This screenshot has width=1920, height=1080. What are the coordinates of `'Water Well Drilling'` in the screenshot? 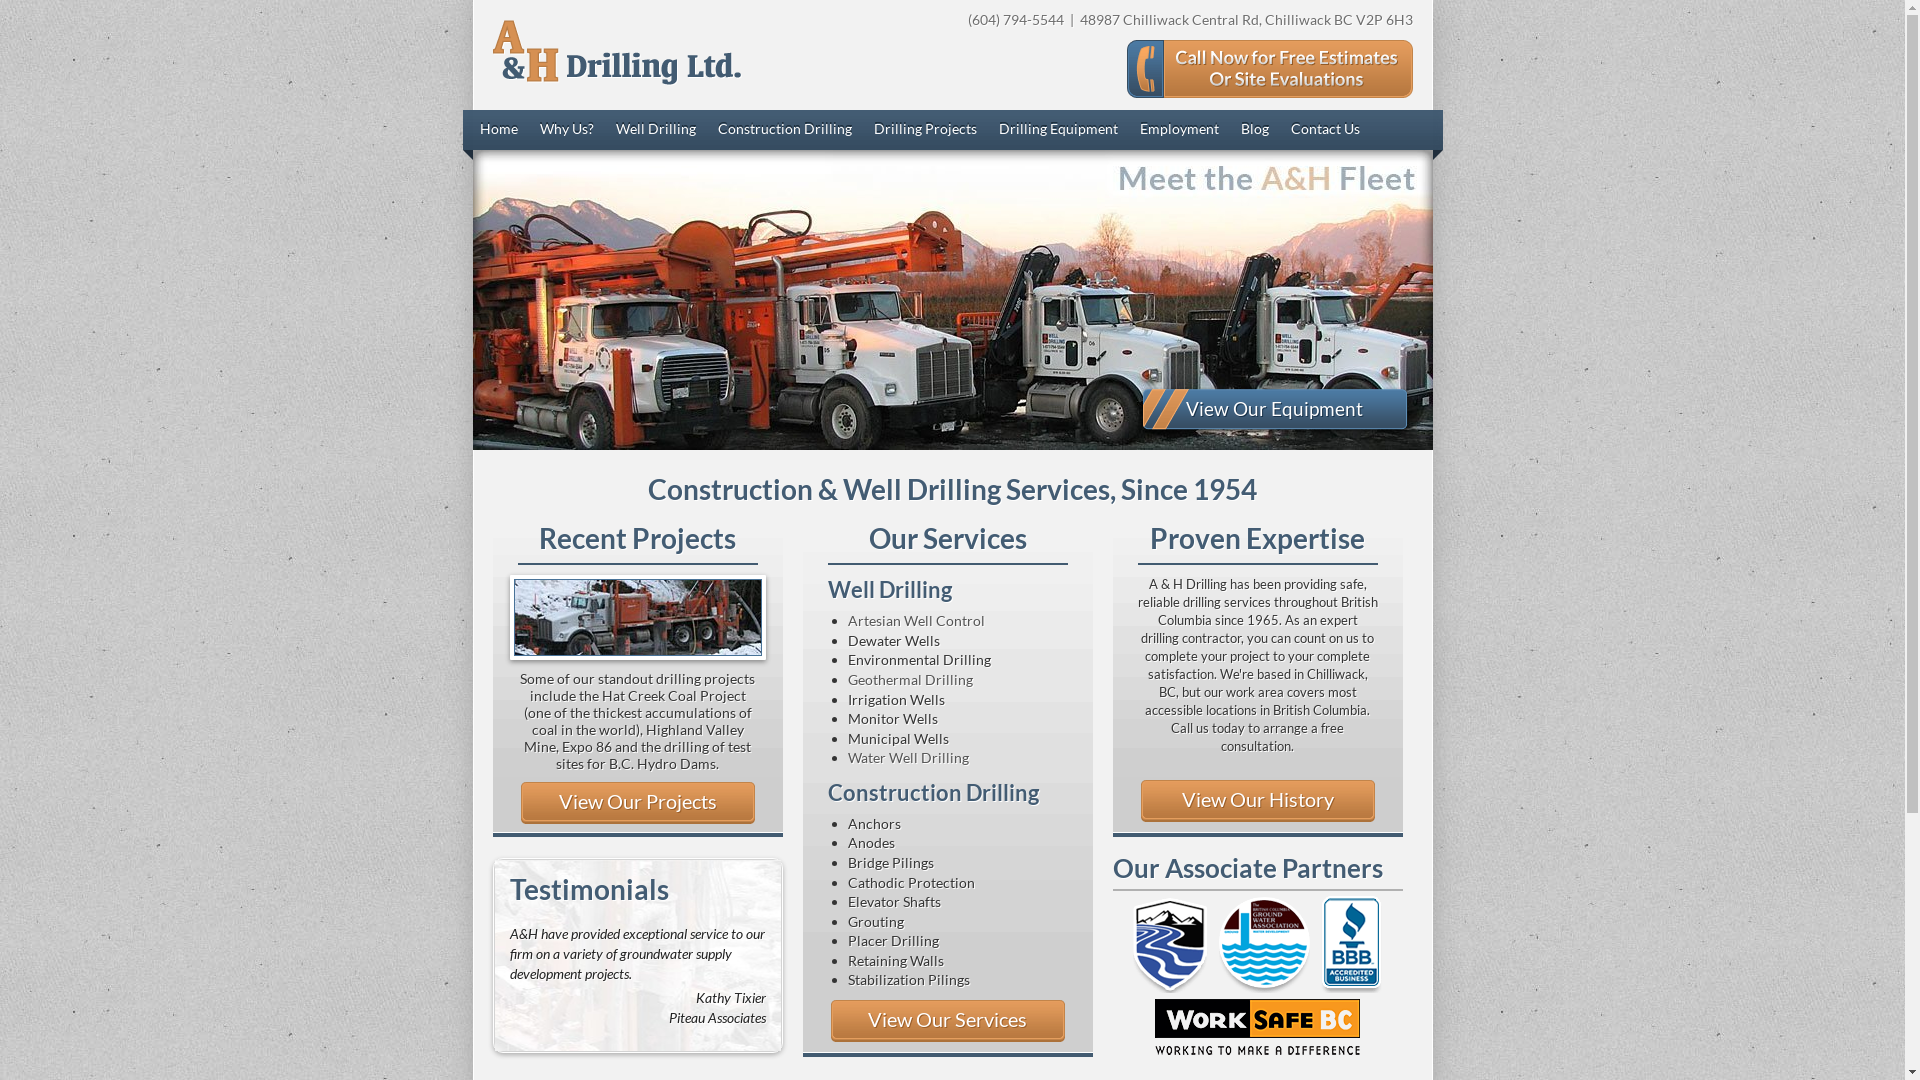 It's located at (907, 757).